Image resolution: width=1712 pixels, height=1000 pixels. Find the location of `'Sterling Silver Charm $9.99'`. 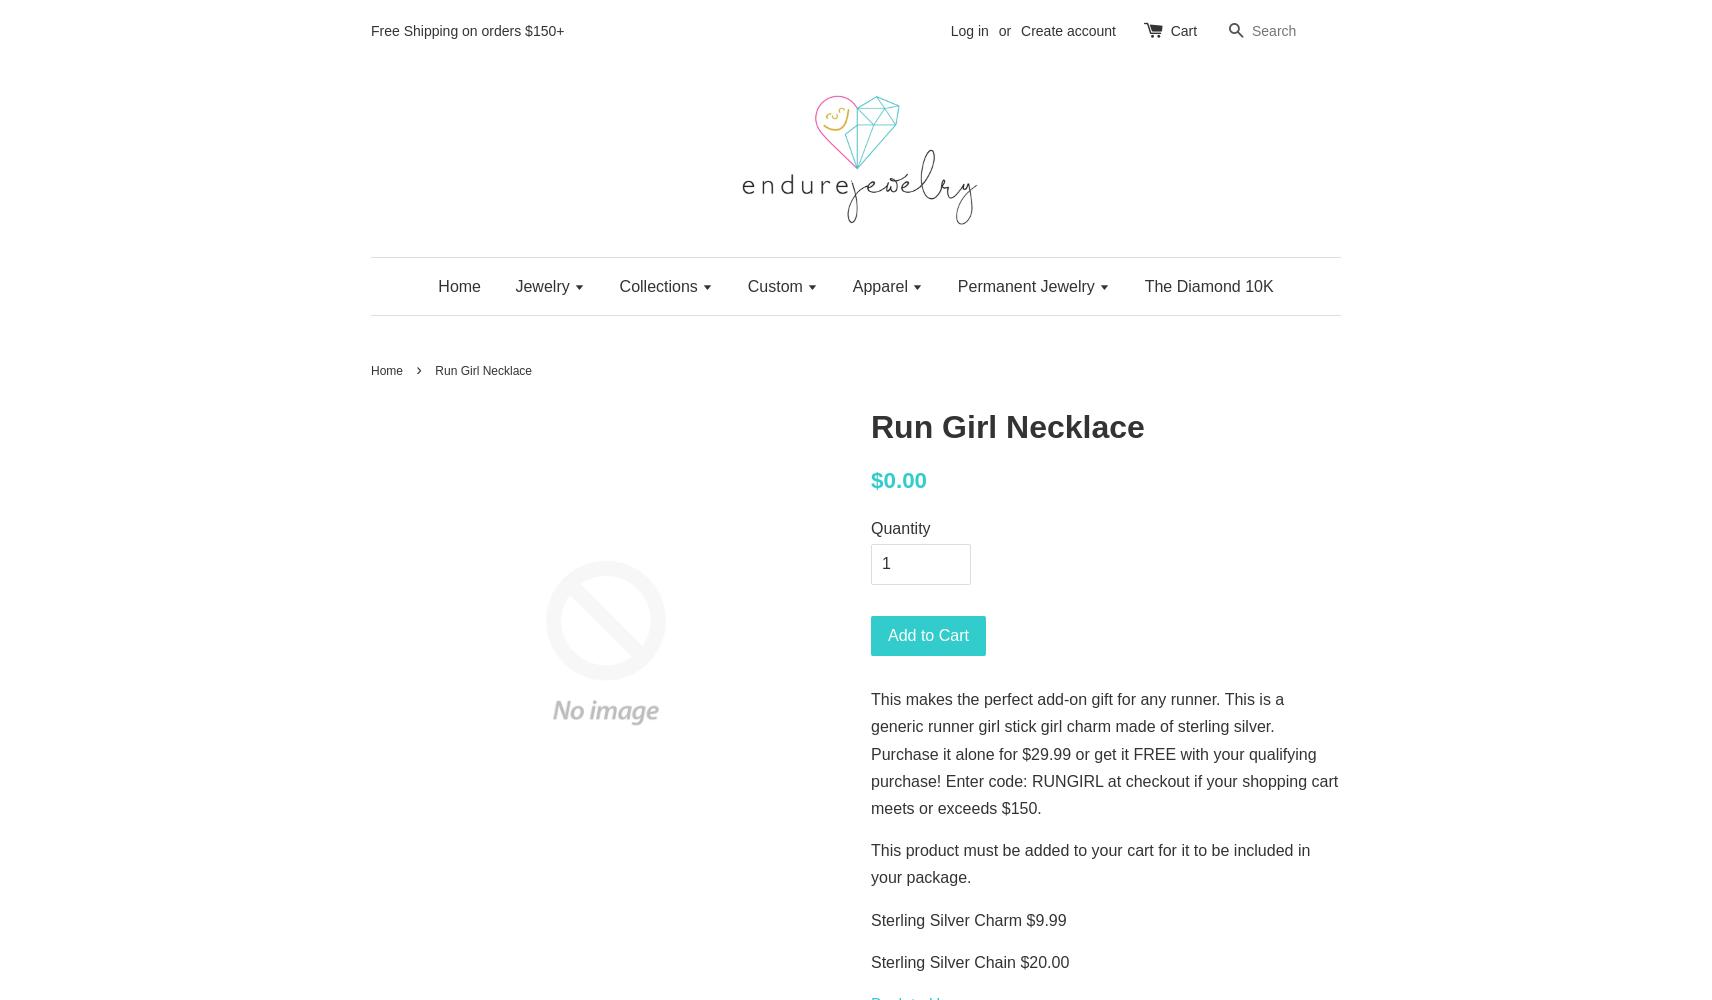

'Sterling Silver Charm $9.99' is located at coordinates (870, 919).